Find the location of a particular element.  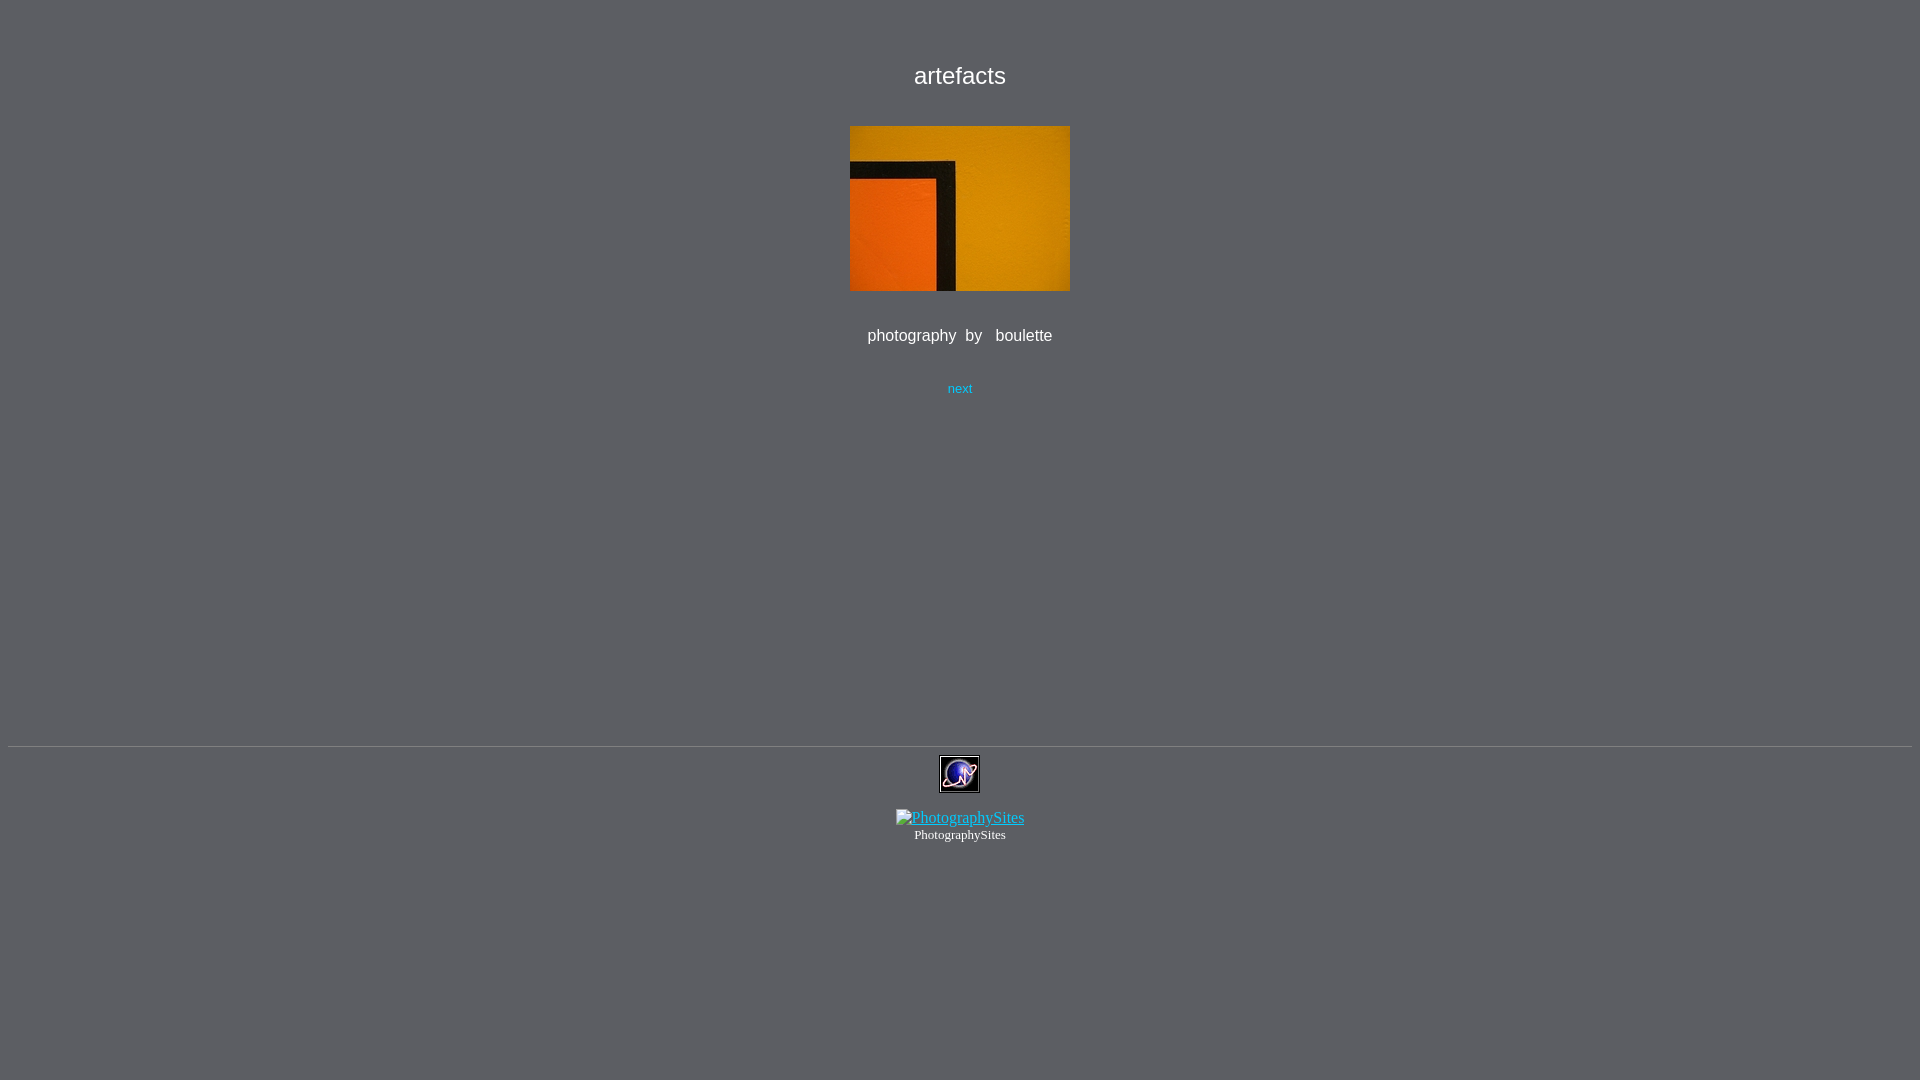

'next' is located at coordinates (960, 388).